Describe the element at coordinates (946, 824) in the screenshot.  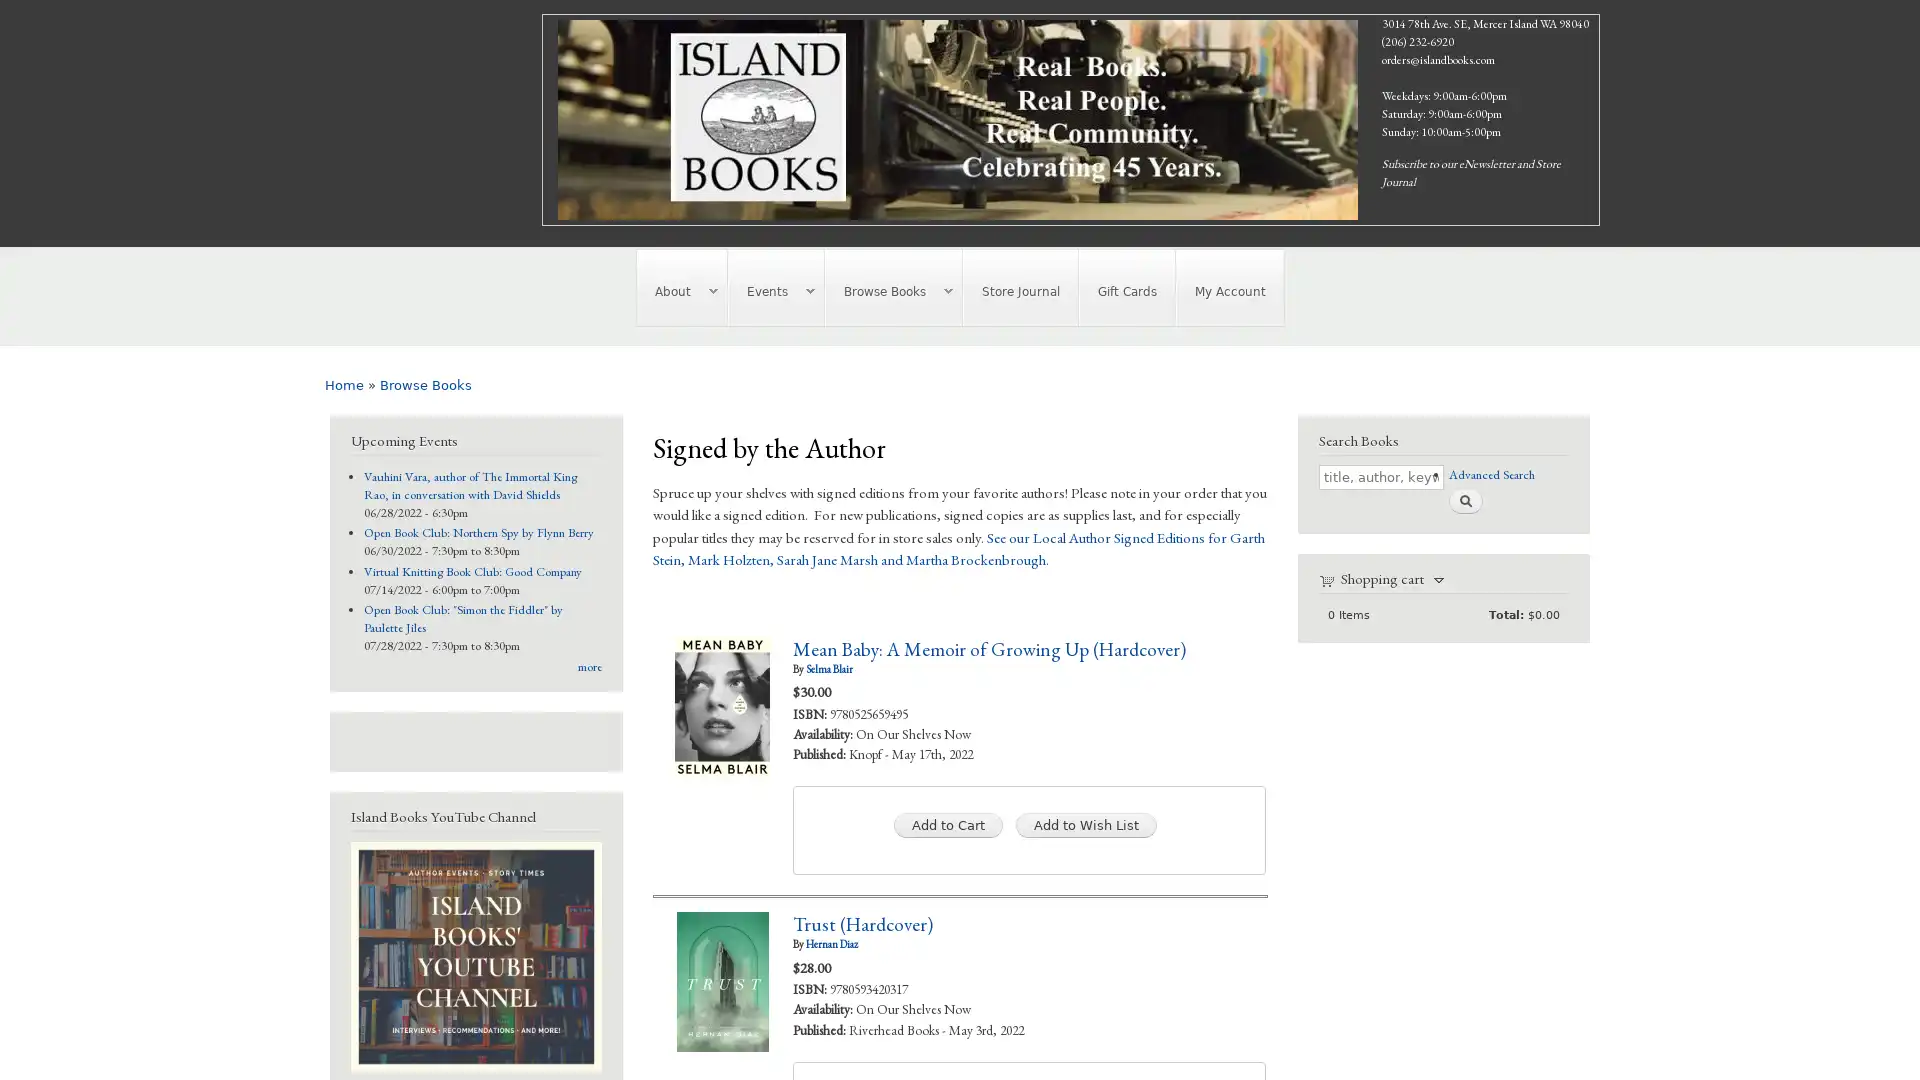
I see `Add to Cart` at that location.